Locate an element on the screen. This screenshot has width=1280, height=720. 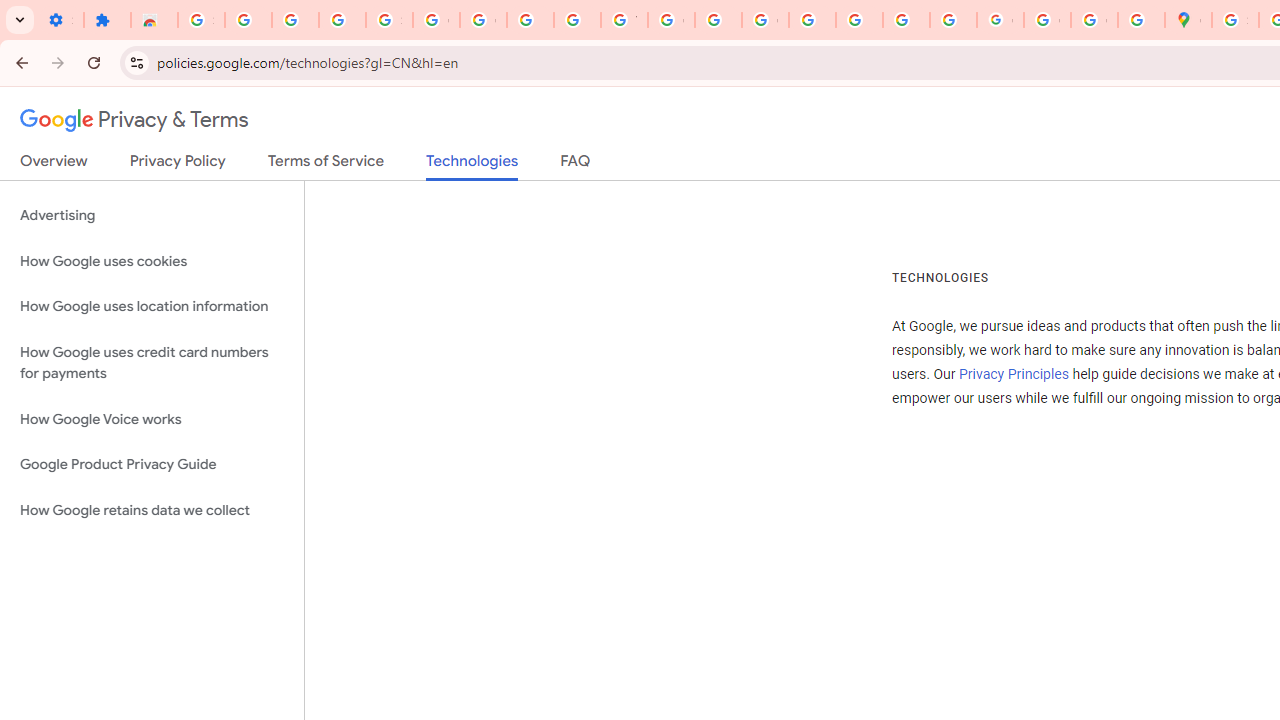
'Search tabs' is located at coordinates (20, 20).